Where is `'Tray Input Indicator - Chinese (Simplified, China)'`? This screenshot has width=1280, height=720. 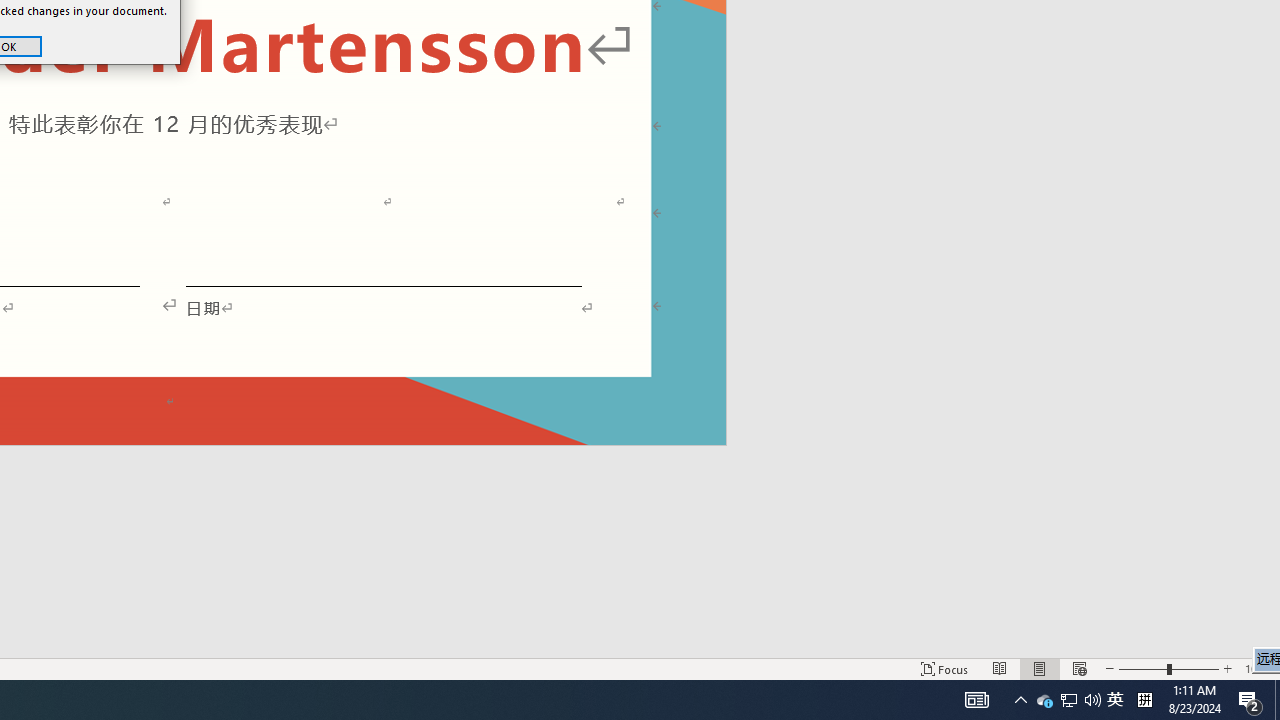 'Tray Input Indicator - Chinese (Simplified, China)' is located at coordinates (1144, 698).